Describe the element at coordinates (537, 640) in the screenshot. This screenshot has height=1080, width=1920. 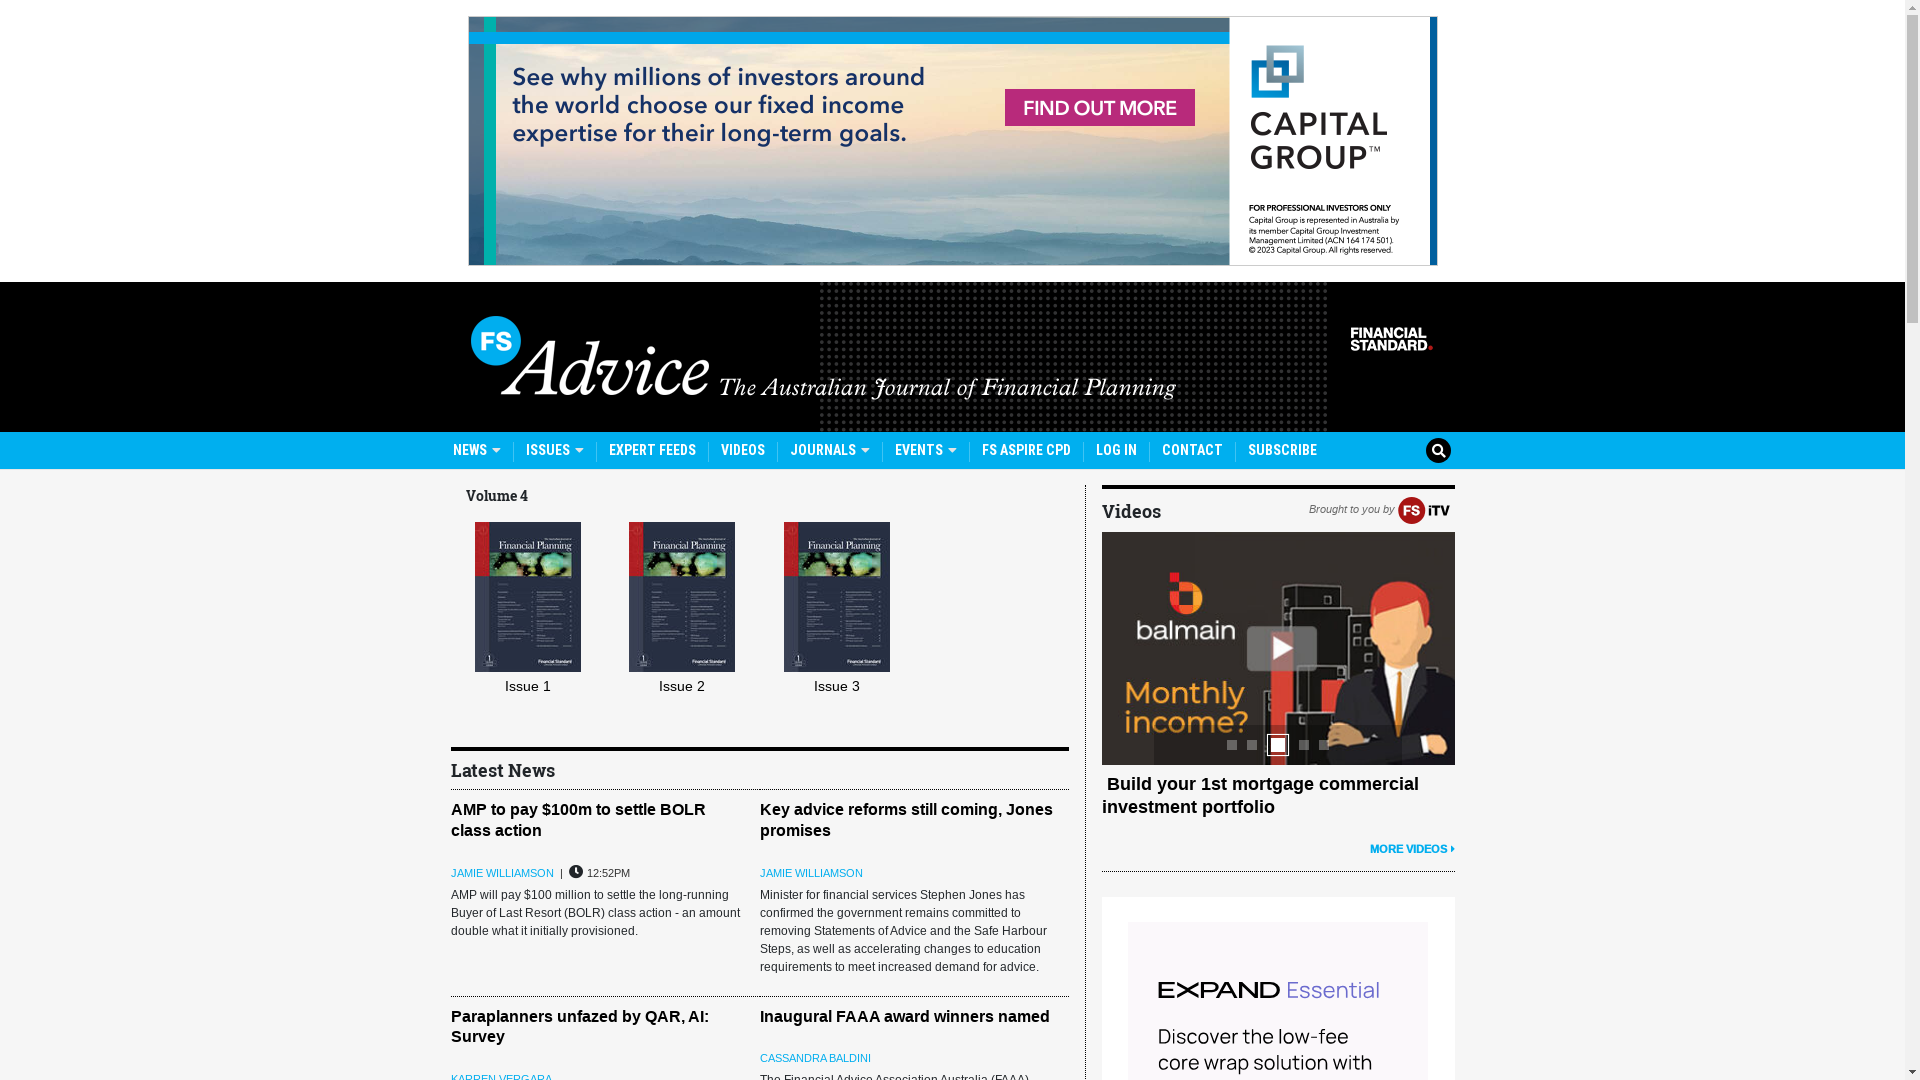
I see `'Issue 1'` at that location.